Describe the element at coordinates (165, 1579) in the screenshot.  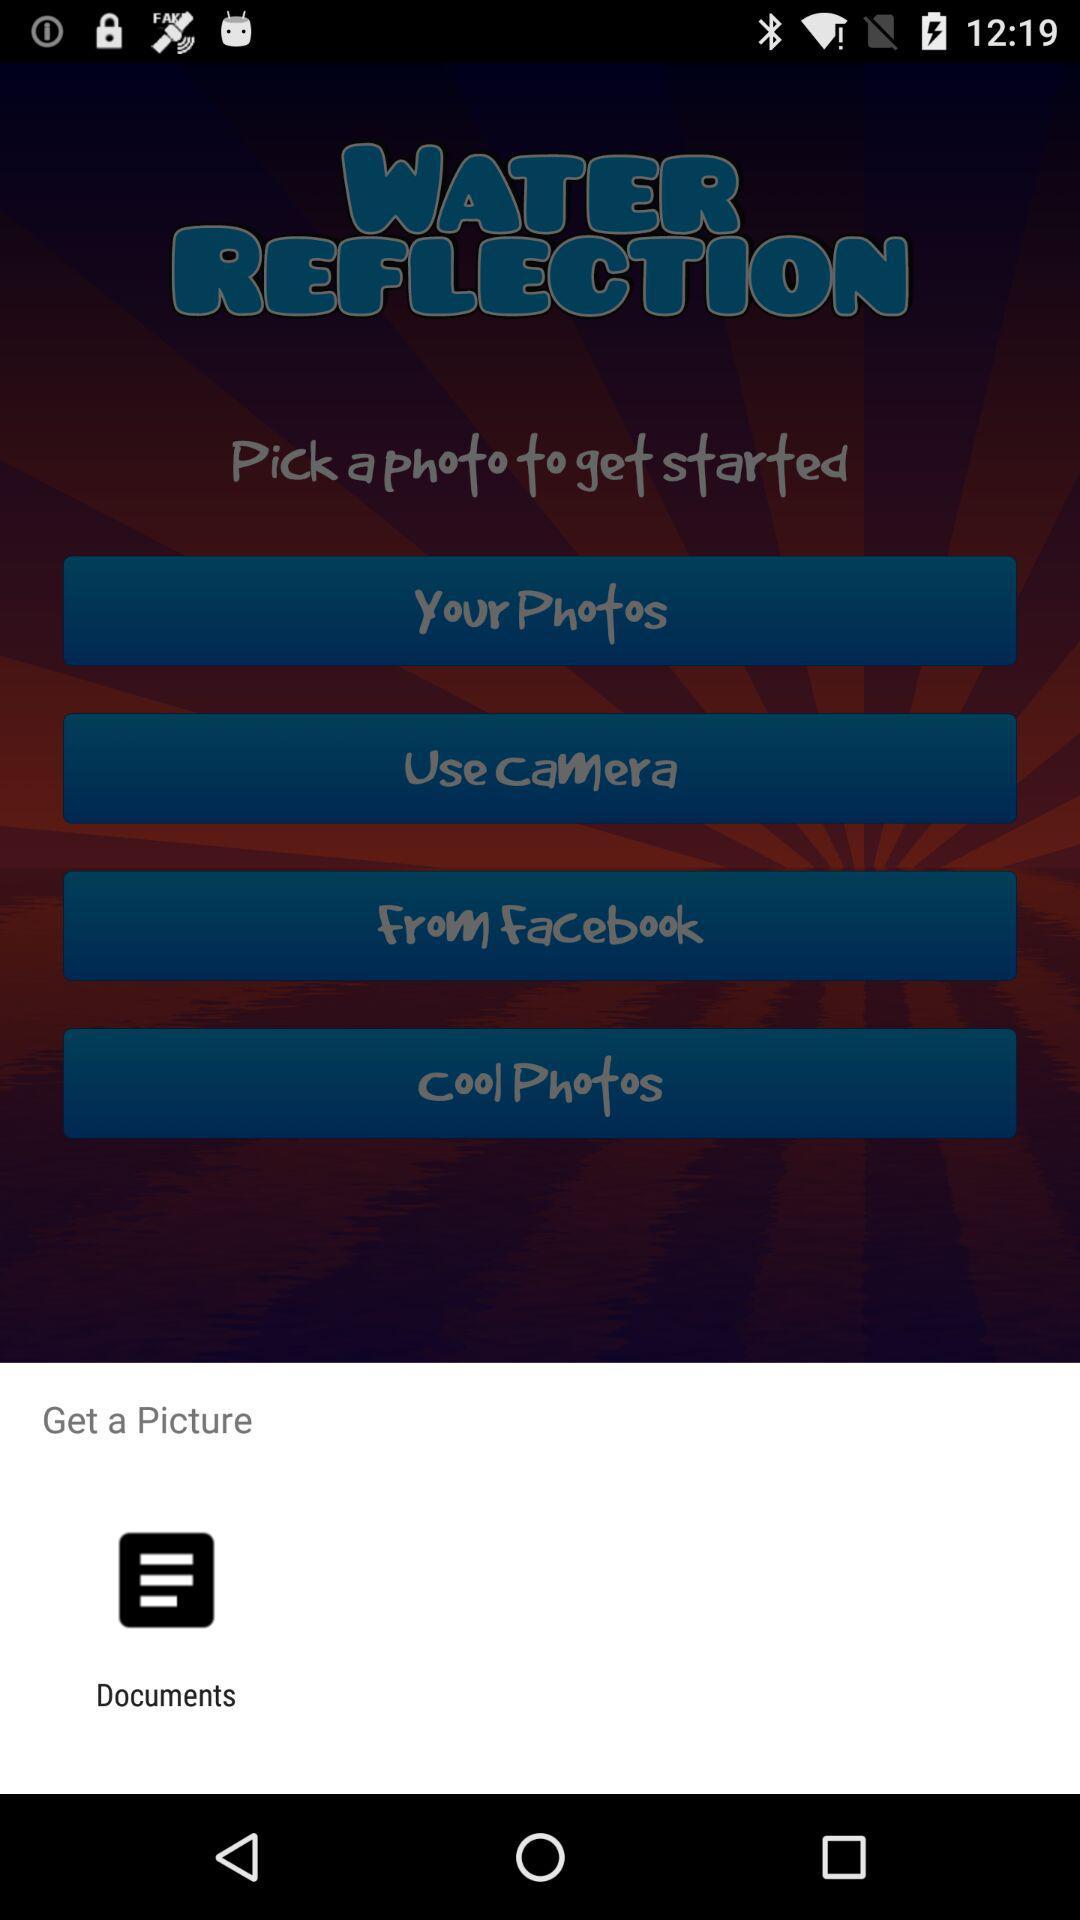
I see `the icon below the get a picture item` at that location.